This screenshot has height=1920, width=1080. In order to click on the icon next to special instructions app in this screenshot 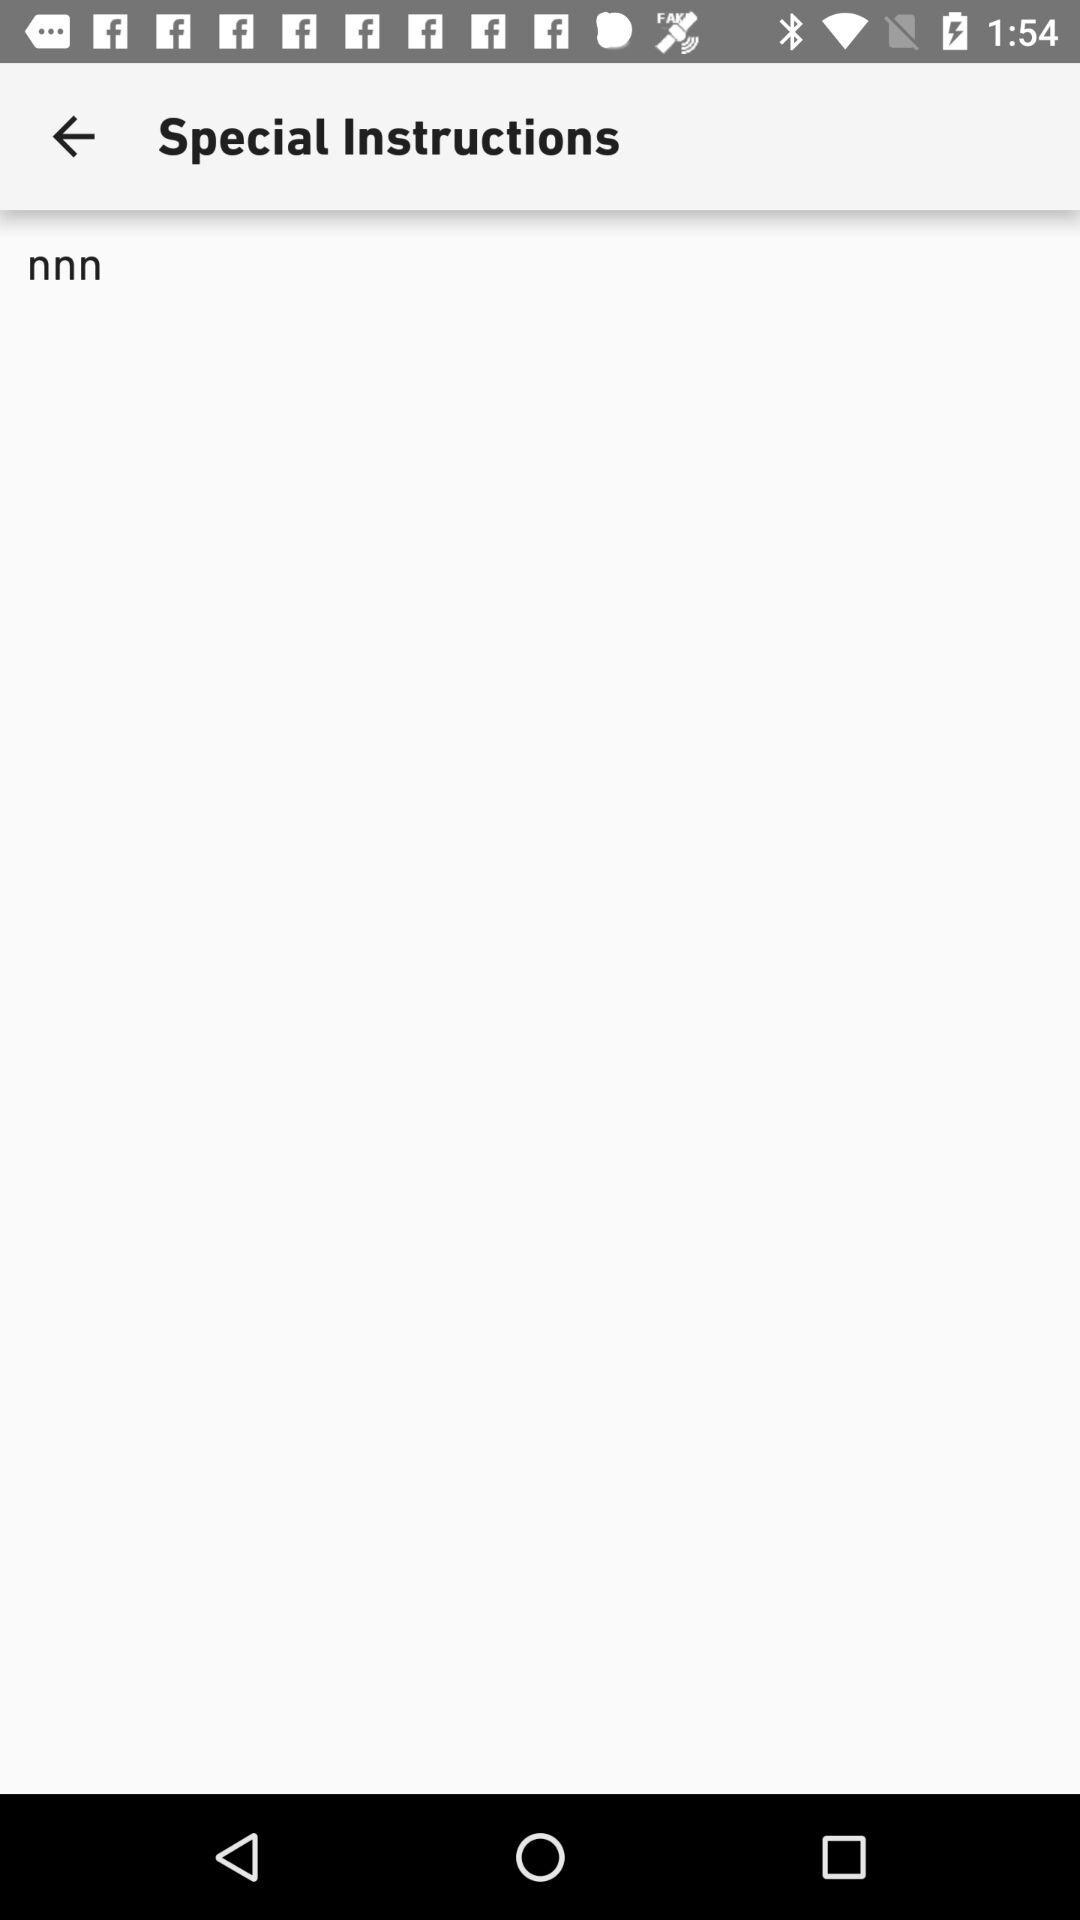, I will do `click(72, 135)`.